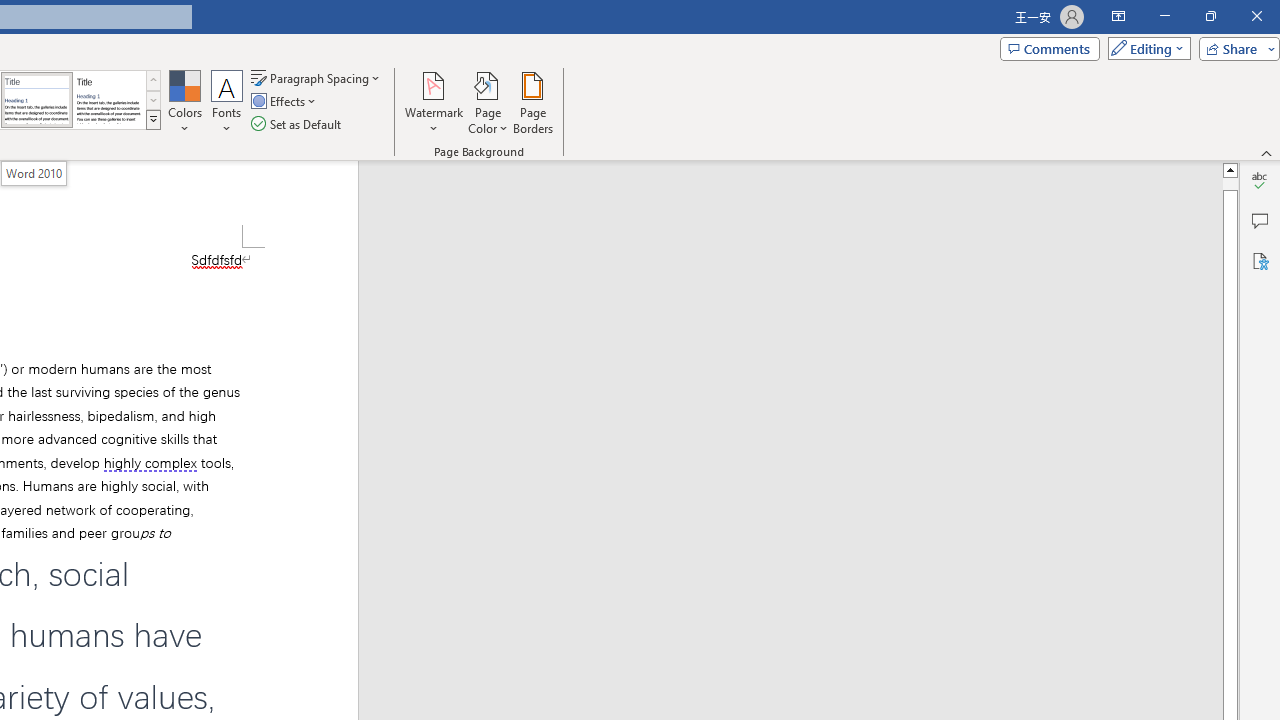  What do you see at coordinates (1144, 47) in the screenshot?
I see `'Editing'` at bounding box center [1144, 47].